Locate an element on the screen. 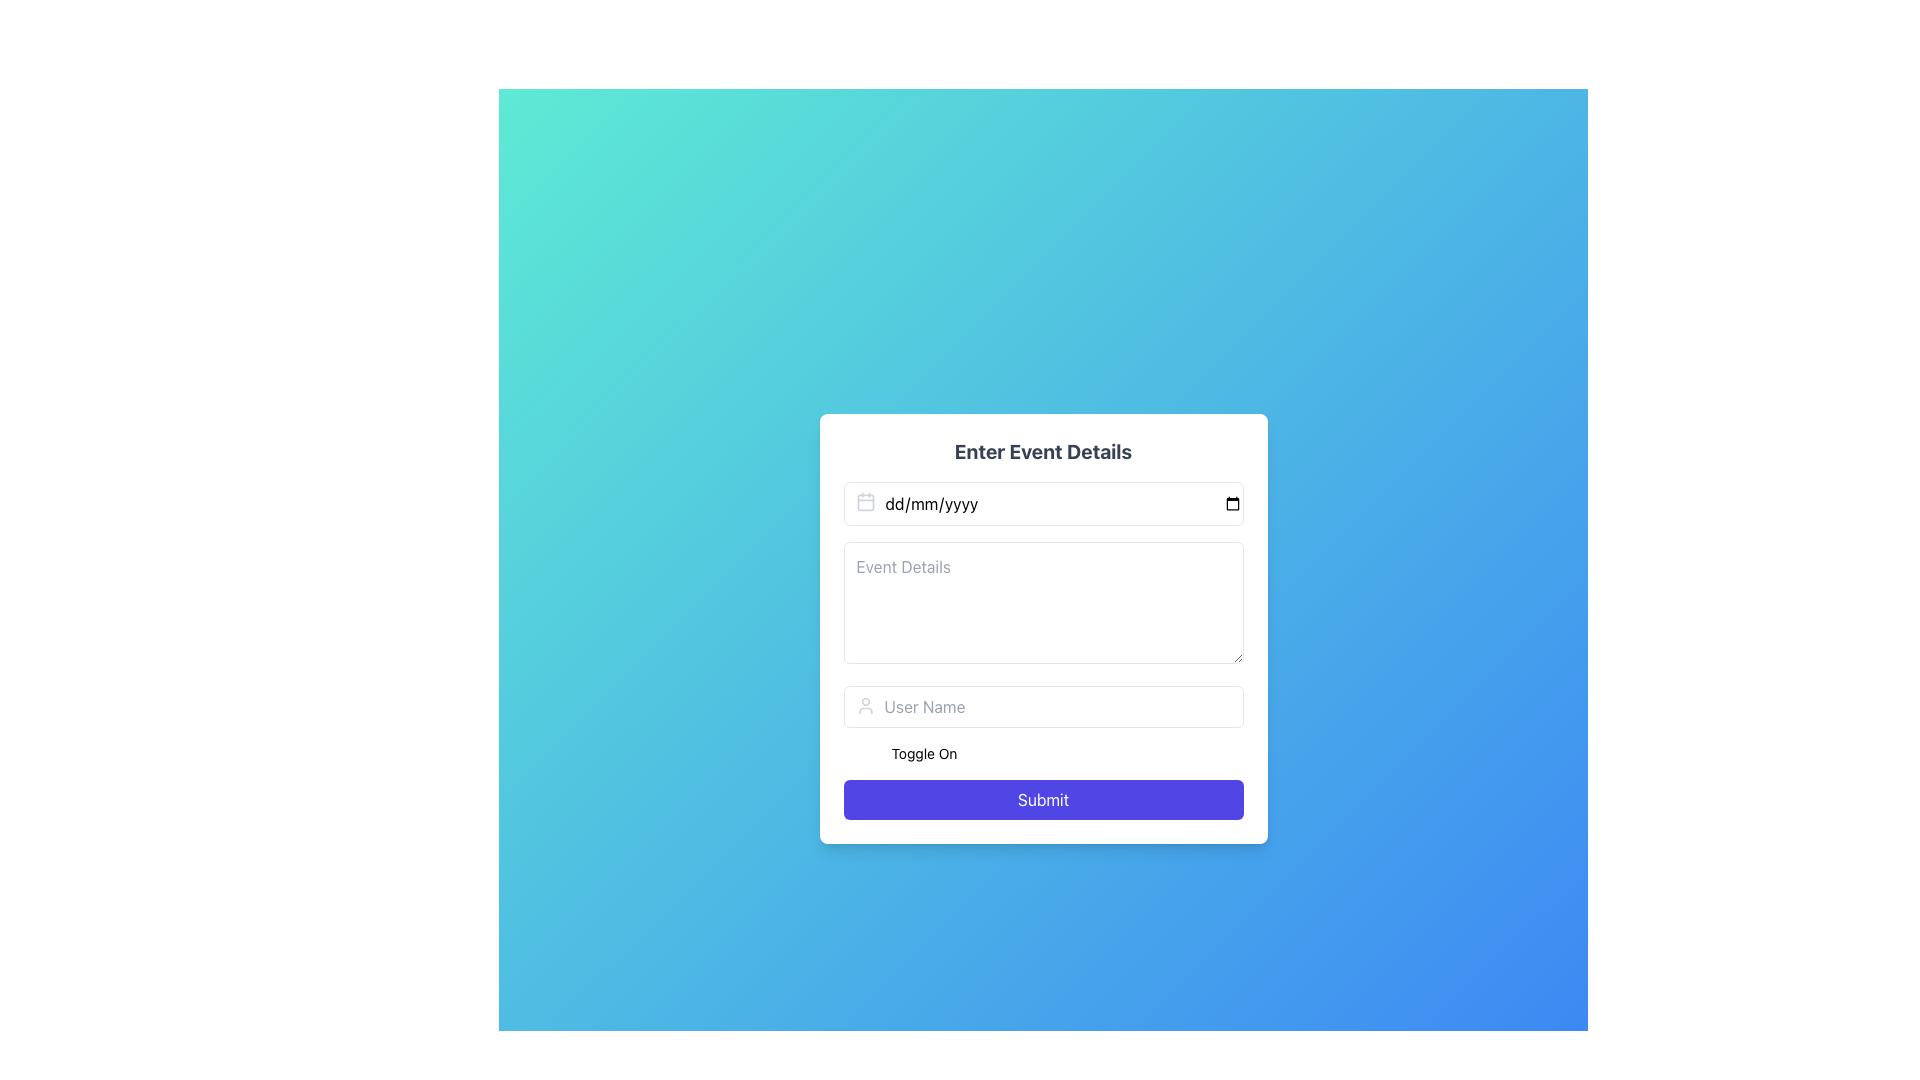  the 'Submit' button with a bright indigo background and white text at the bottom of the modal titled 'Enter Event Details' is located at coordinates (1042, 798).